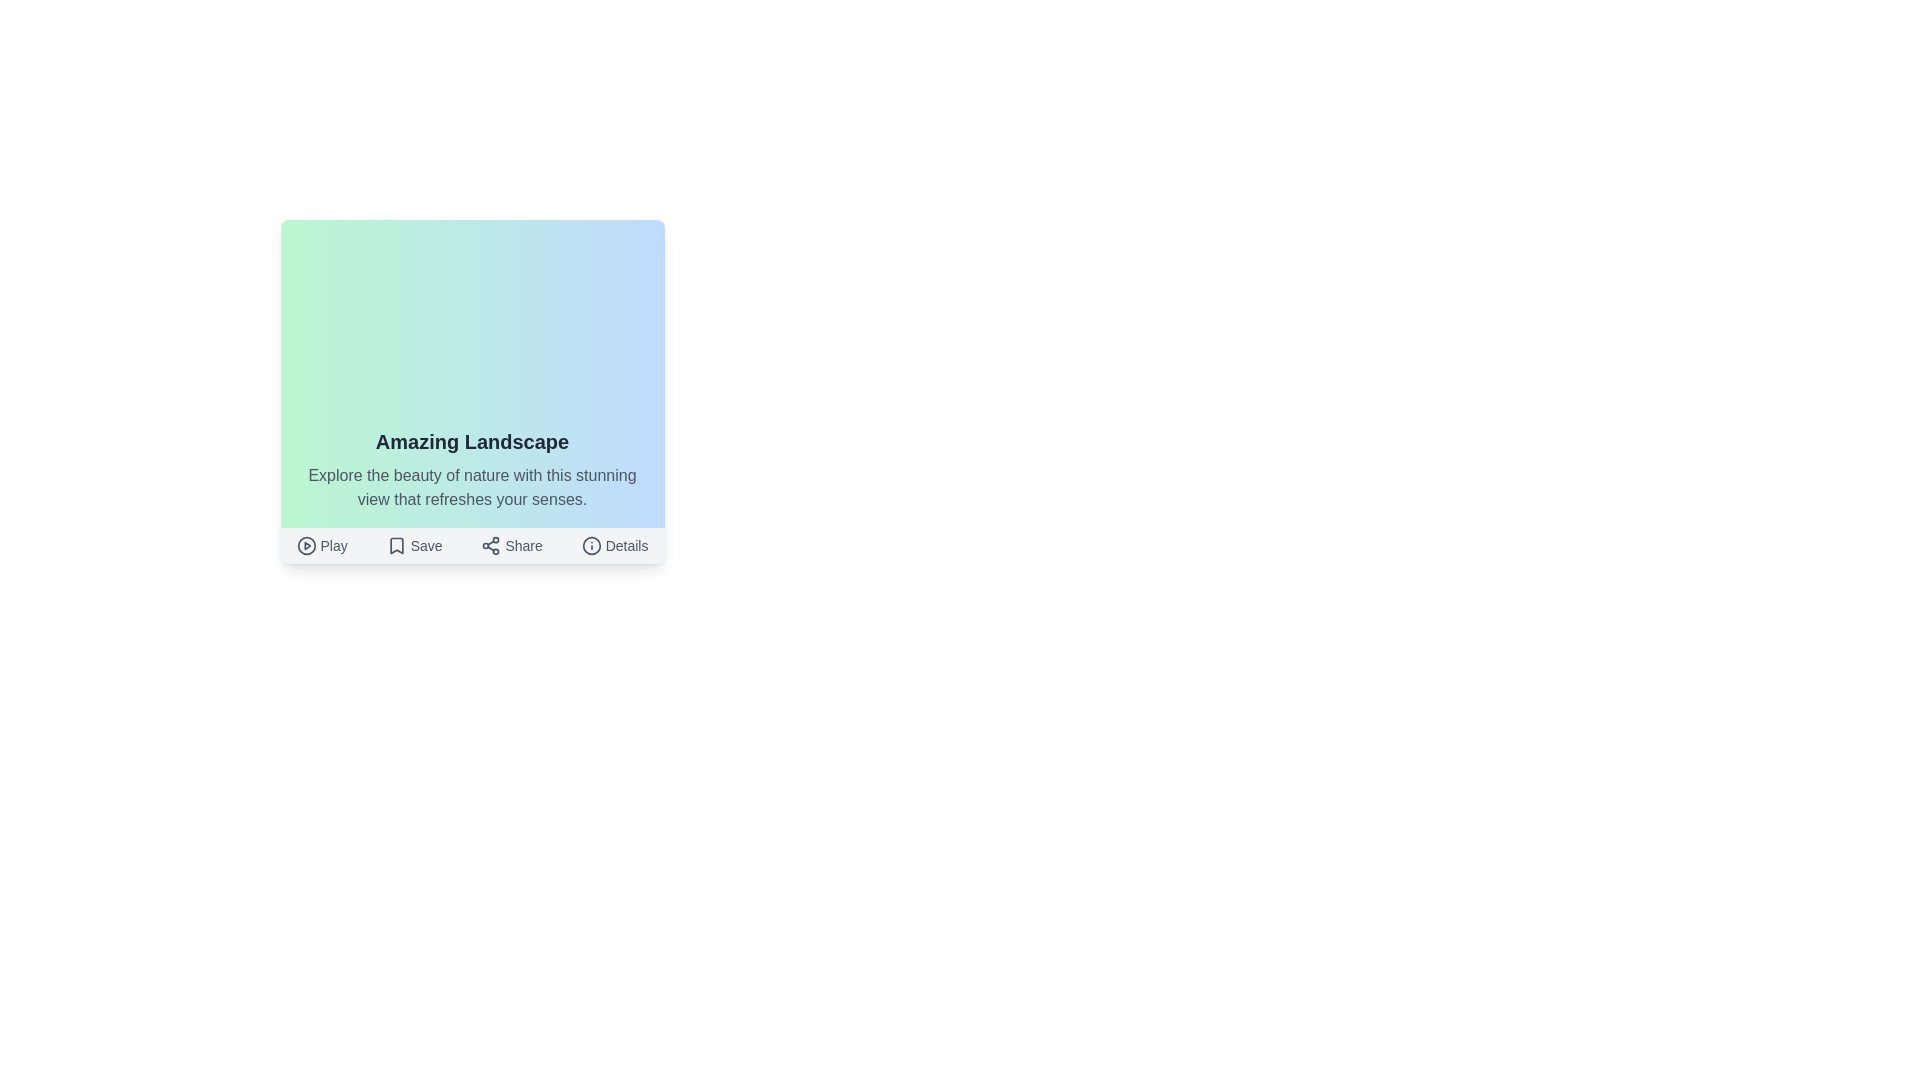 The image size is (1920, 1080). Describe the element at coordinates (305, 546) in the screenshot. I see `the circular play button icon located at the bottom-left corner of the card` at that location.